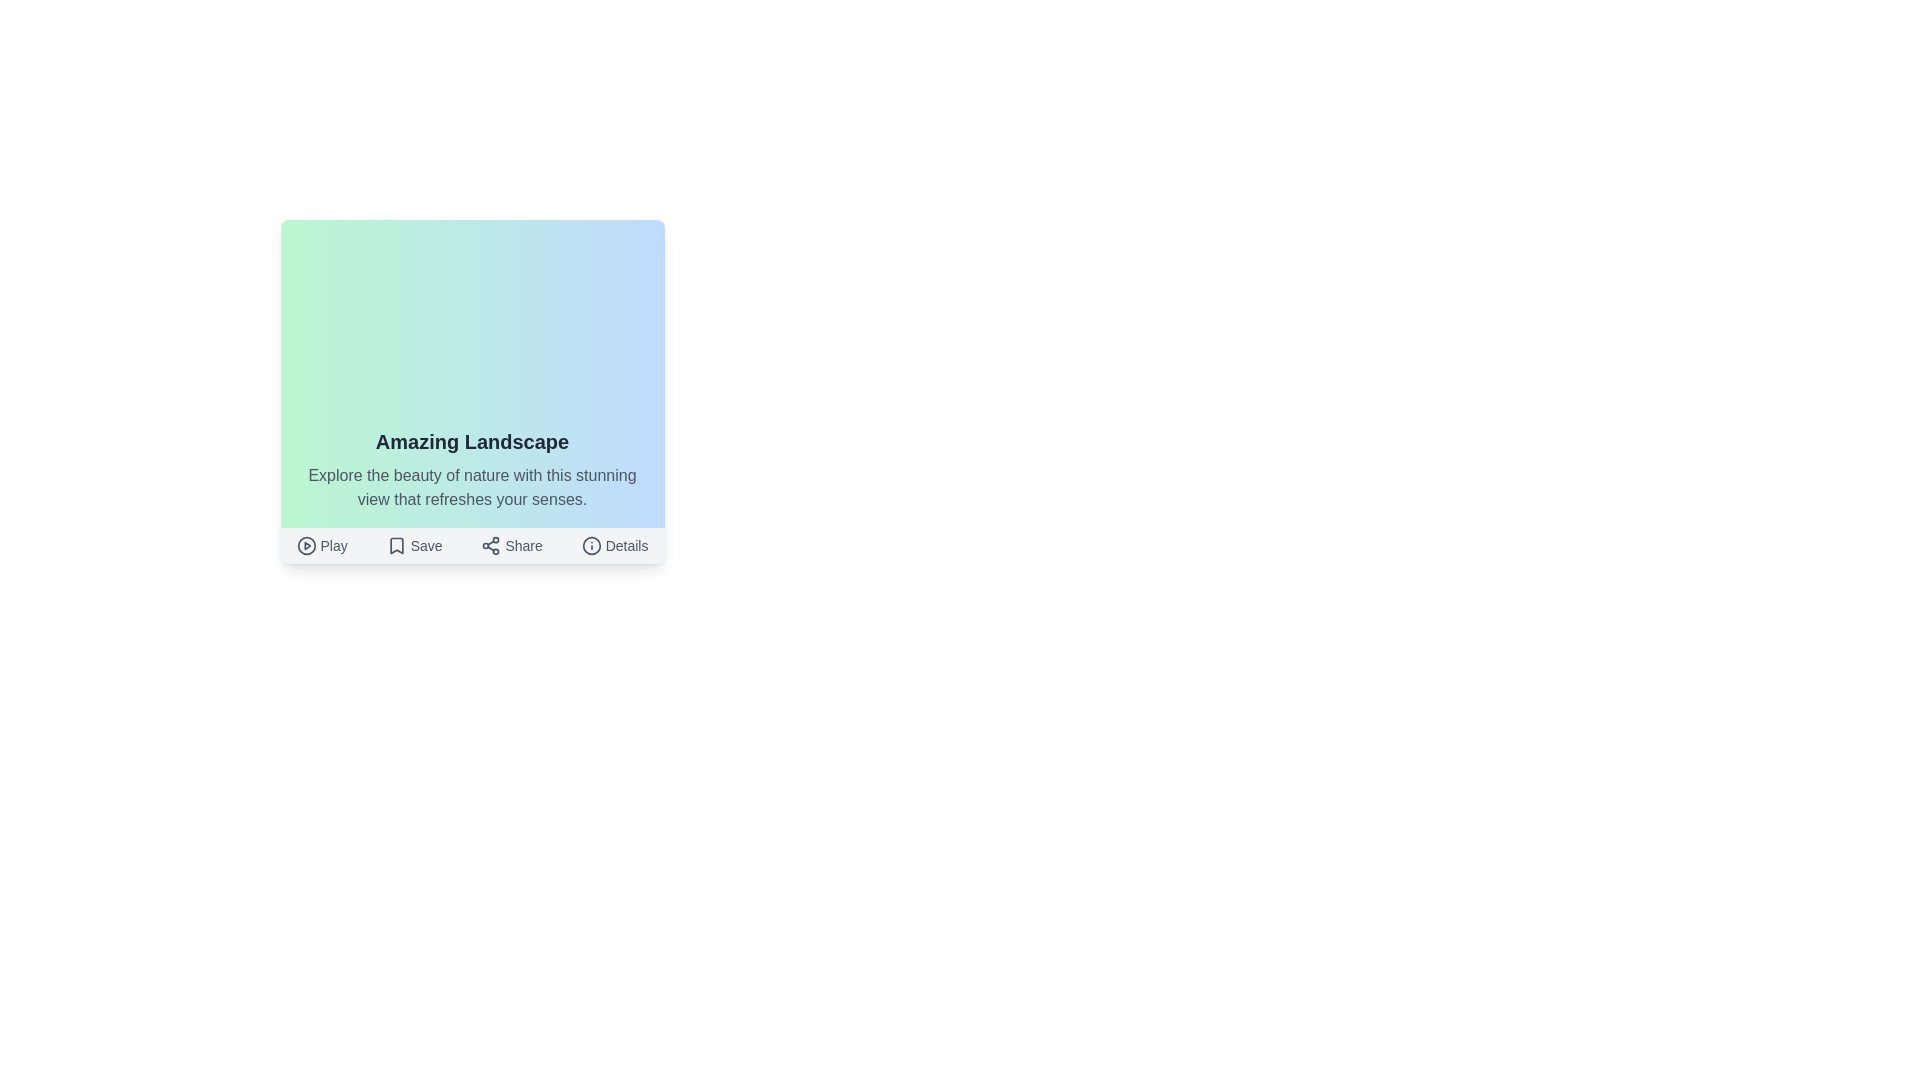 The image size is (1920, 1080). Describe the element at coordinates (305, 546) in the screenshot. I see `the circular play button icon located at the bottom-left corner of the card` at that location.